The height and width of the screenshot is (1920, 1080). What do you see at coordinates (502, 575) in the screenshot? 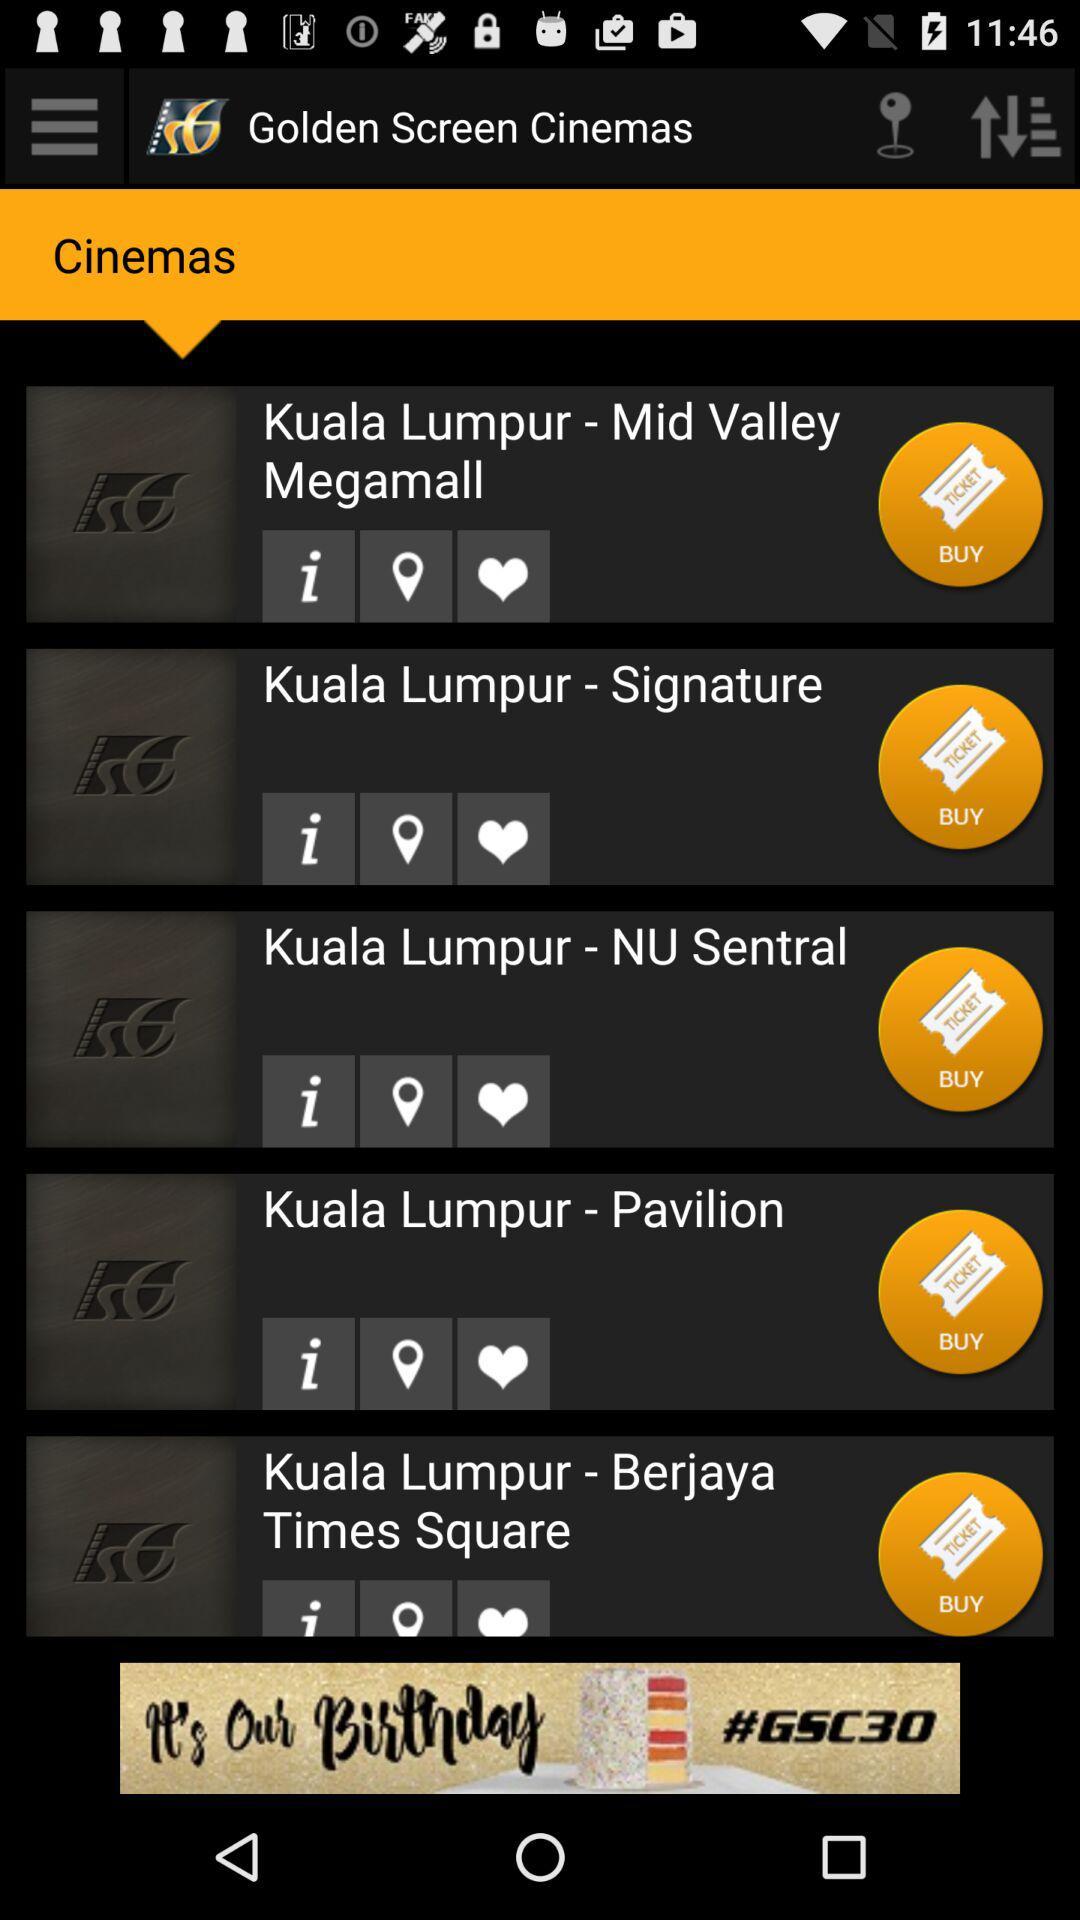
I see `like item` at bounding box center [502, 575].